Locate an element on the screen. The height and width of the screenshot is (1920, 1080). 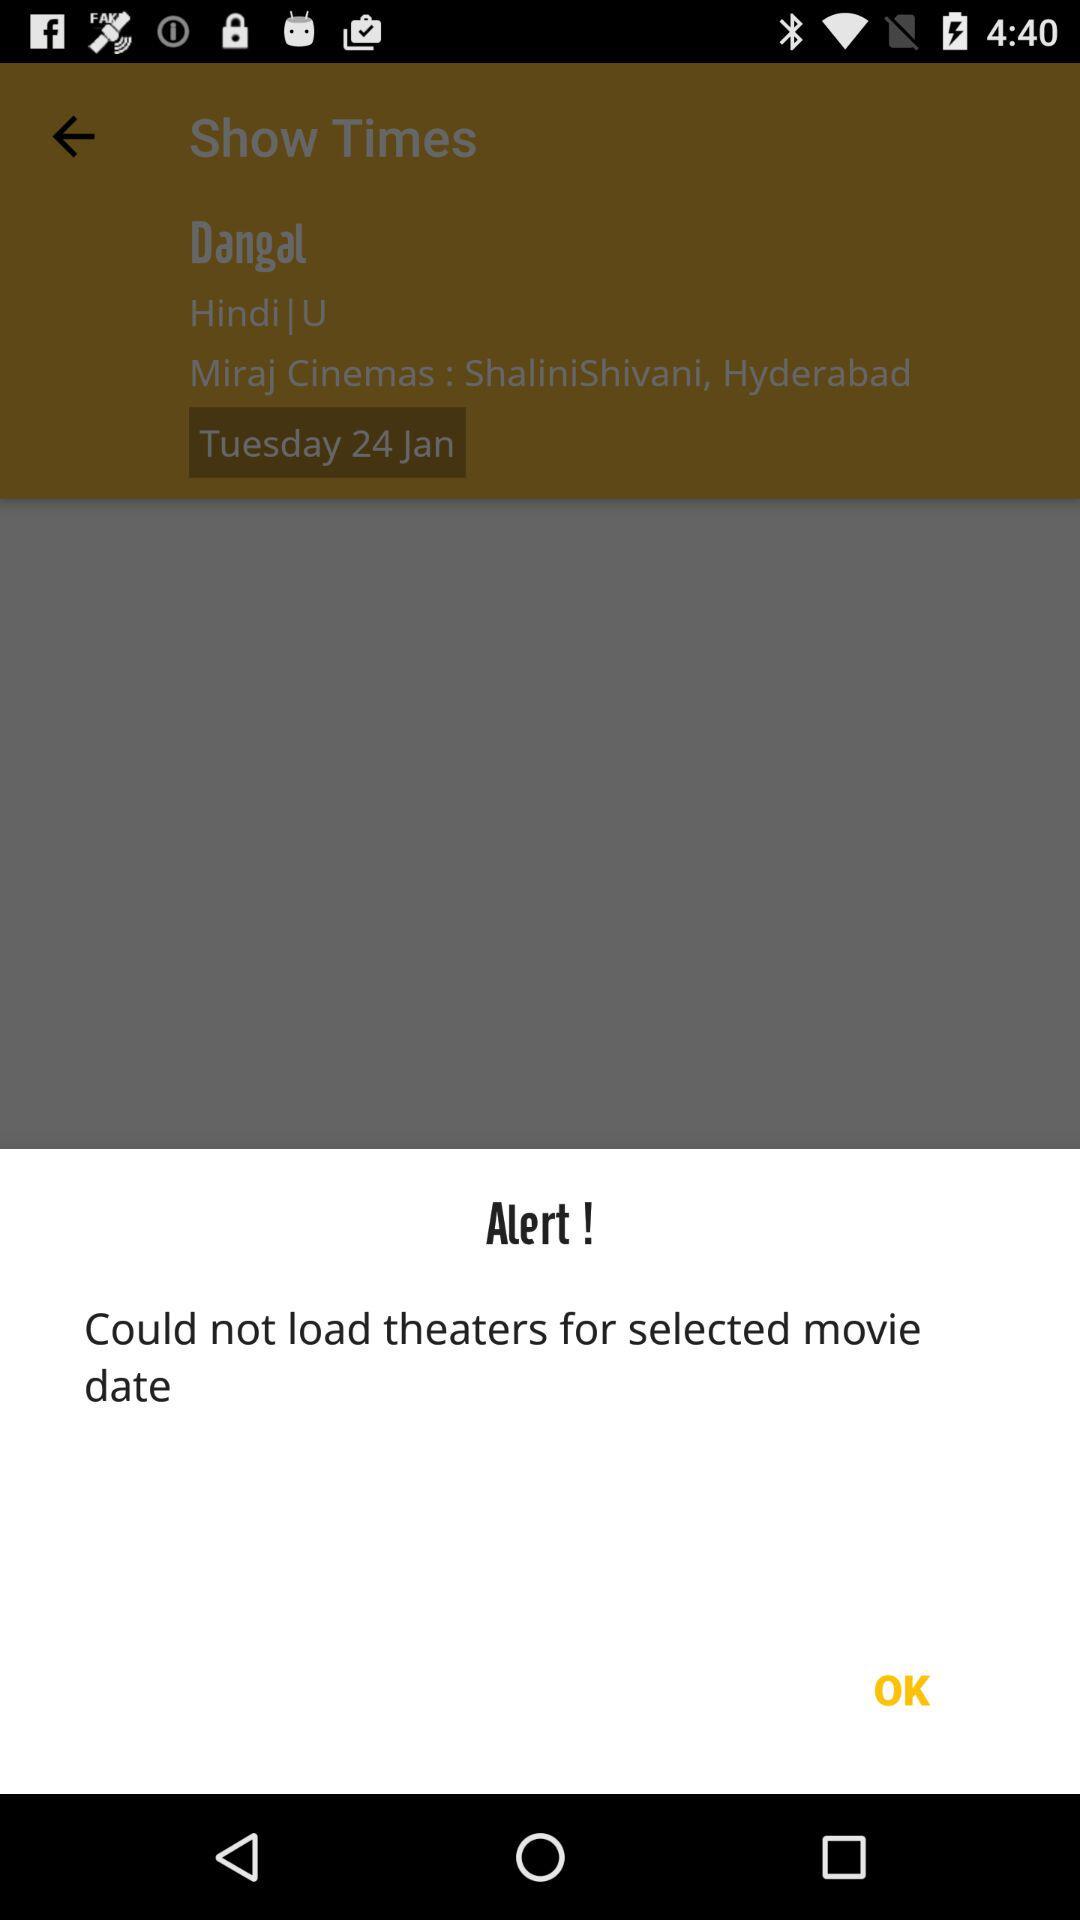
could not load icon is located at coordinates (540, 1441).